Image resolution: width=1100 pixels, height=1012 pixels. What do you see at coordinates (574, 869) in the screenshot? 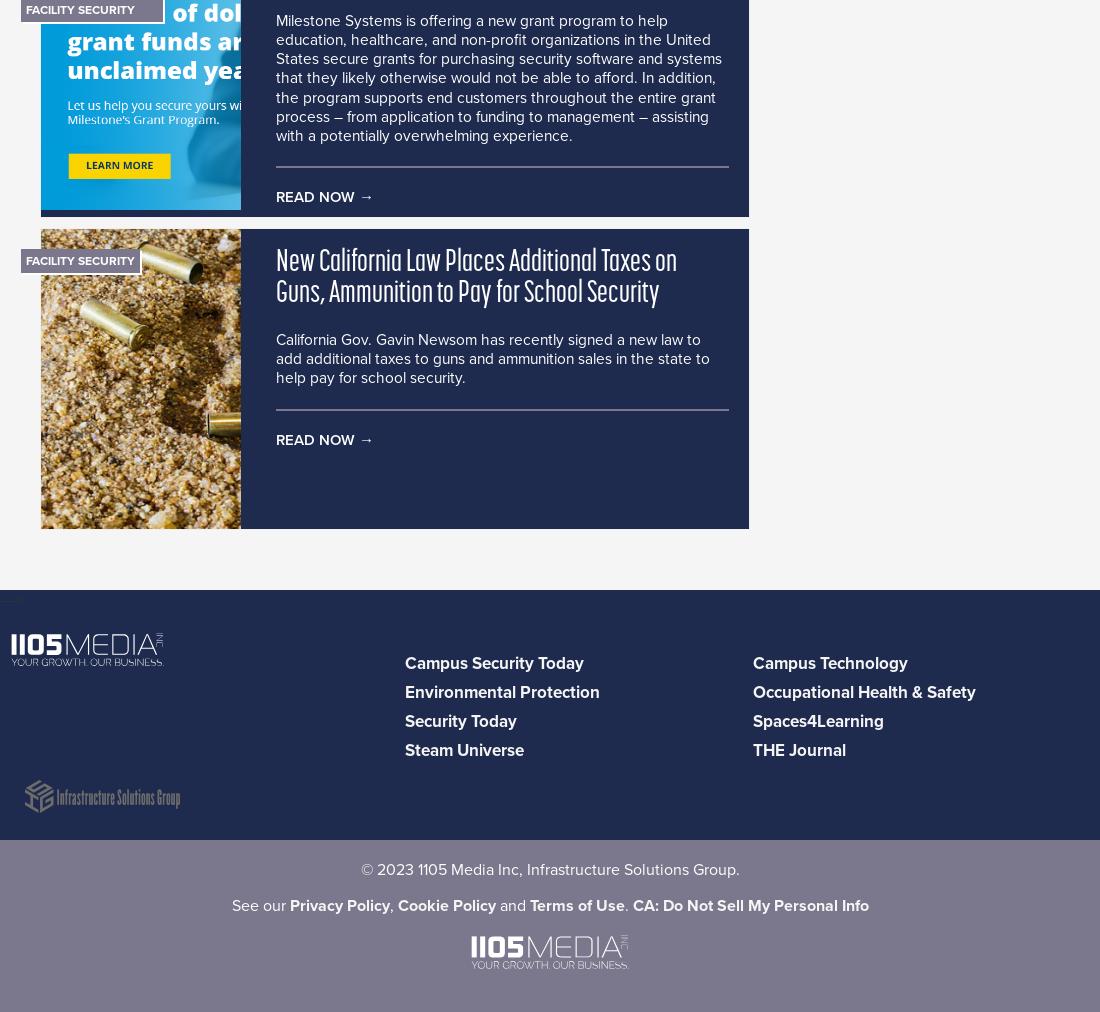
I see `'1105 Media Inc, Infrastructure Solutions Group.'` at bounding box center [574, 869].